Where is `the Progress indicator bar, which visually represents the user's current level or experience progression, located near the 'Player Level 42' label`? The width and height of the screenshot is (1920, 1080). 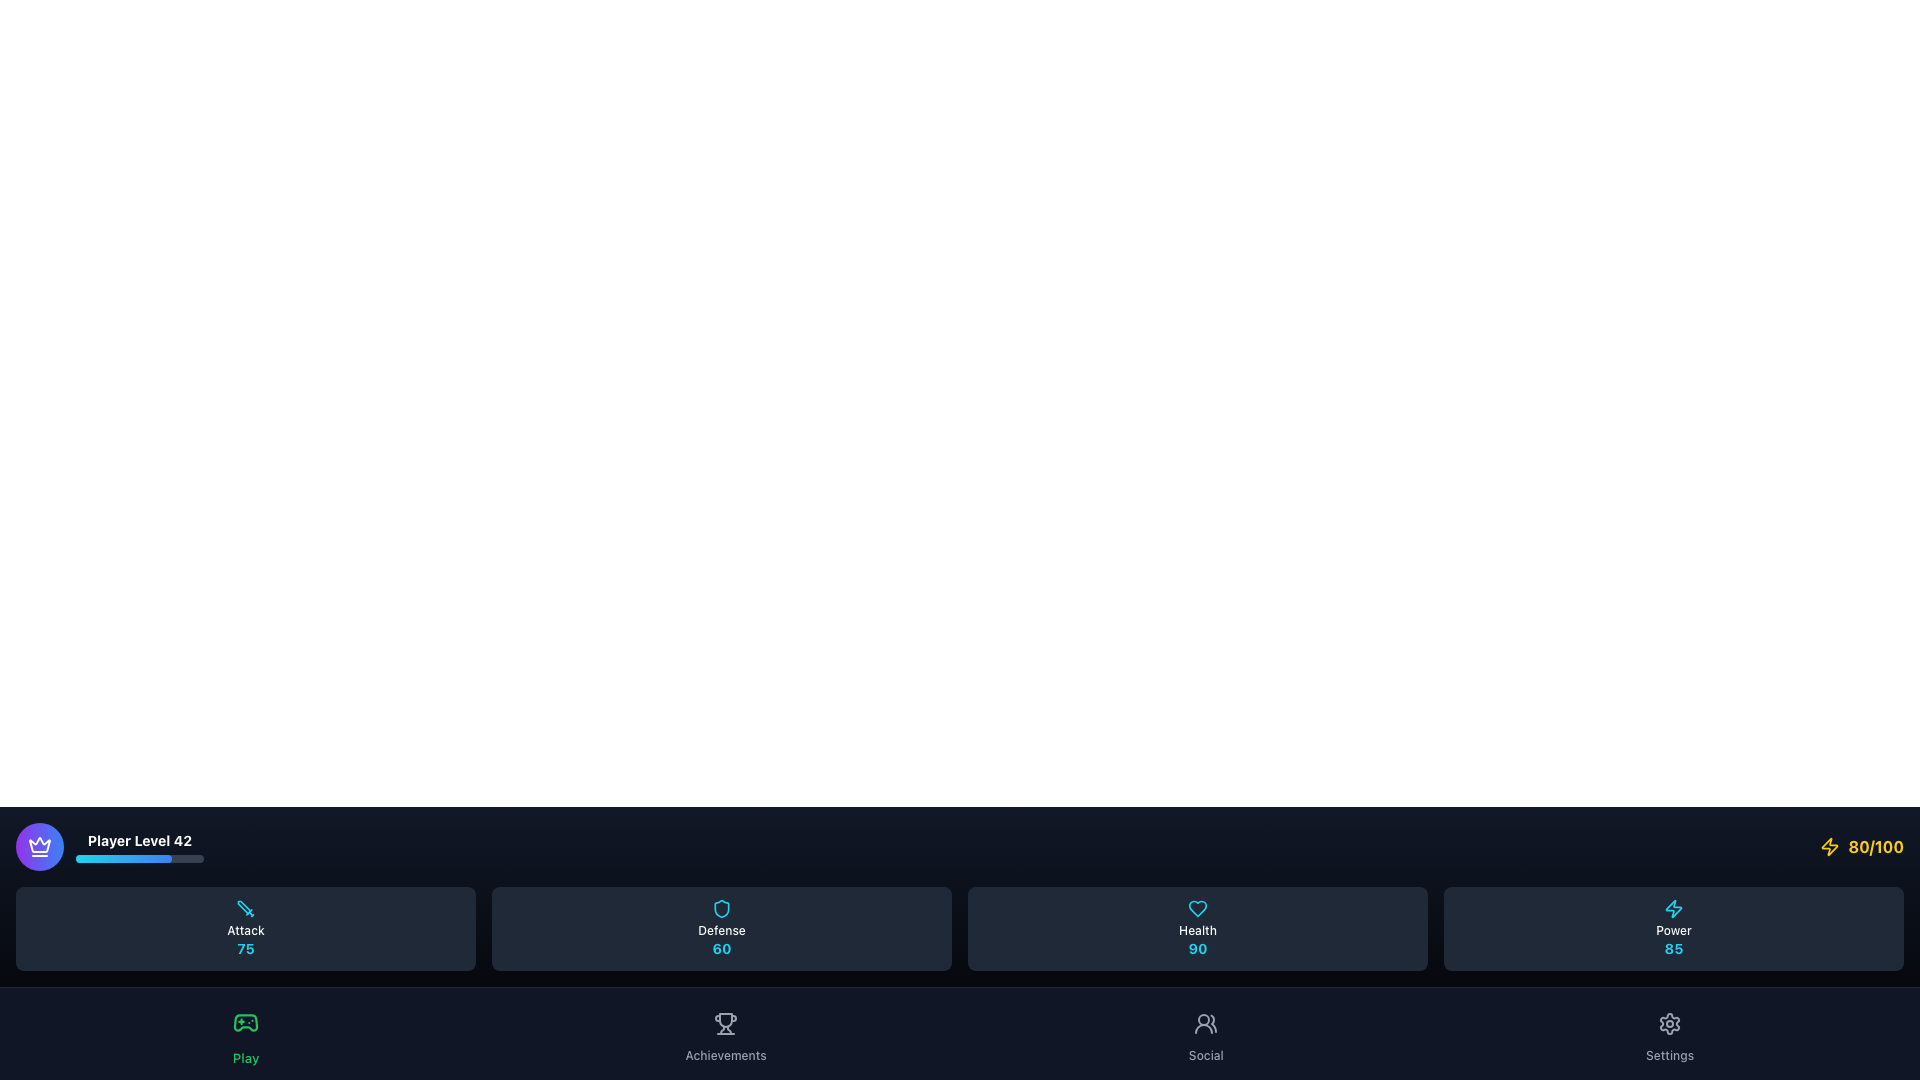 the Progress indicator bar, which visually represents the user's current level or experience progression, located near the 'Player Level 42' label is located at coordinates (123, 858).